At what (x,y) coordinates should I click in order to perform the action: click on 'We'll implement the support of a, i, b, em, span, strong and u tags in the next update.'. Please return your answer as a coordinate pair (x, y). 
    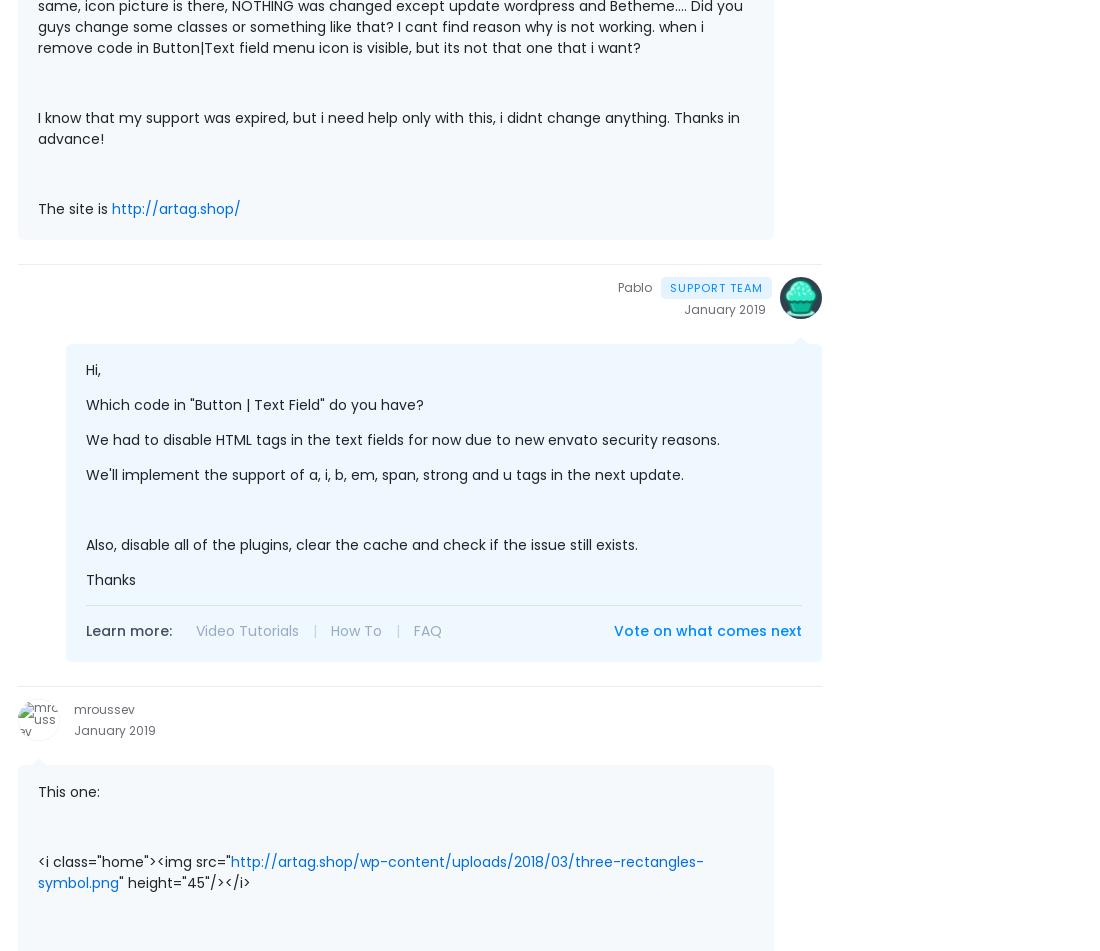
    Looking at the image, I should click on (385, 475).